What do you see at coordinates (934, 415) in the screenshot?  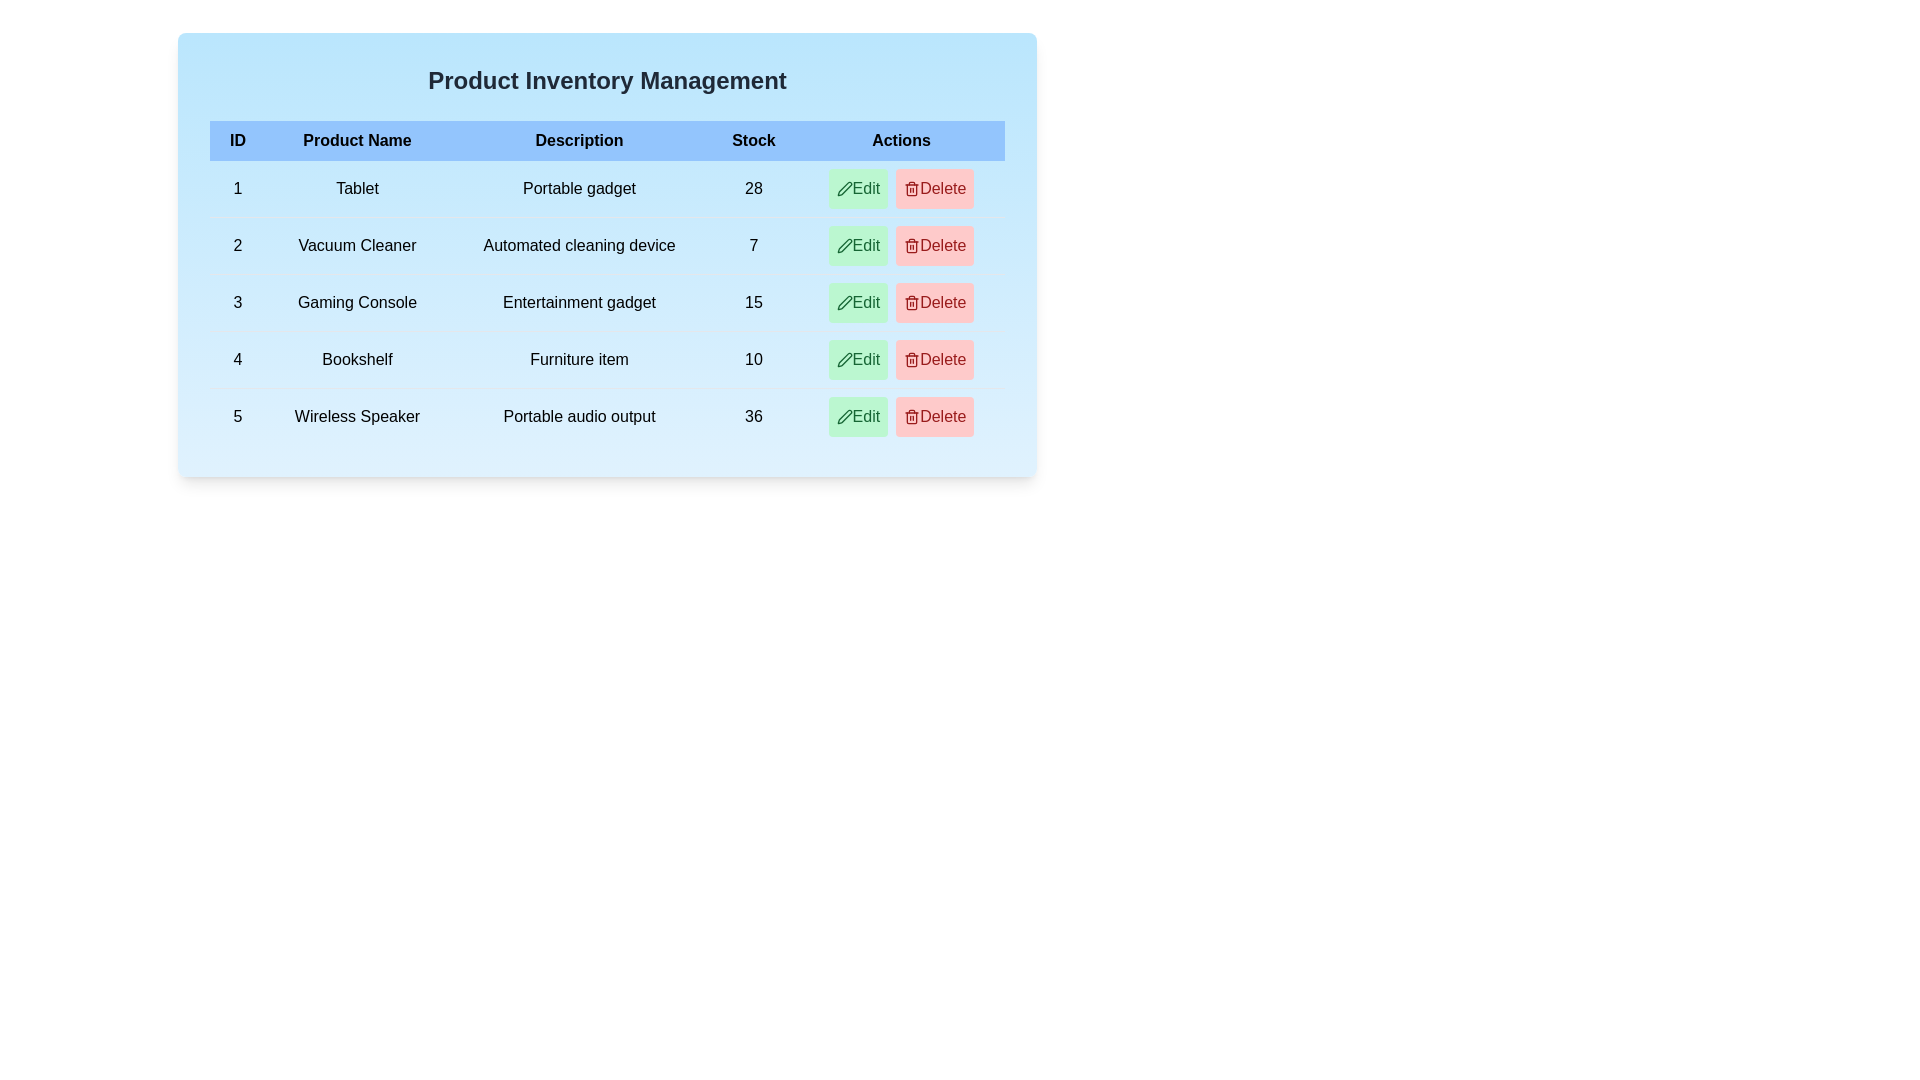 I see `the delete button on the right-hand side of the 'Actions' column for the 'Wireless Speaker' product entry in the main table` at bounding box center [934, 415].